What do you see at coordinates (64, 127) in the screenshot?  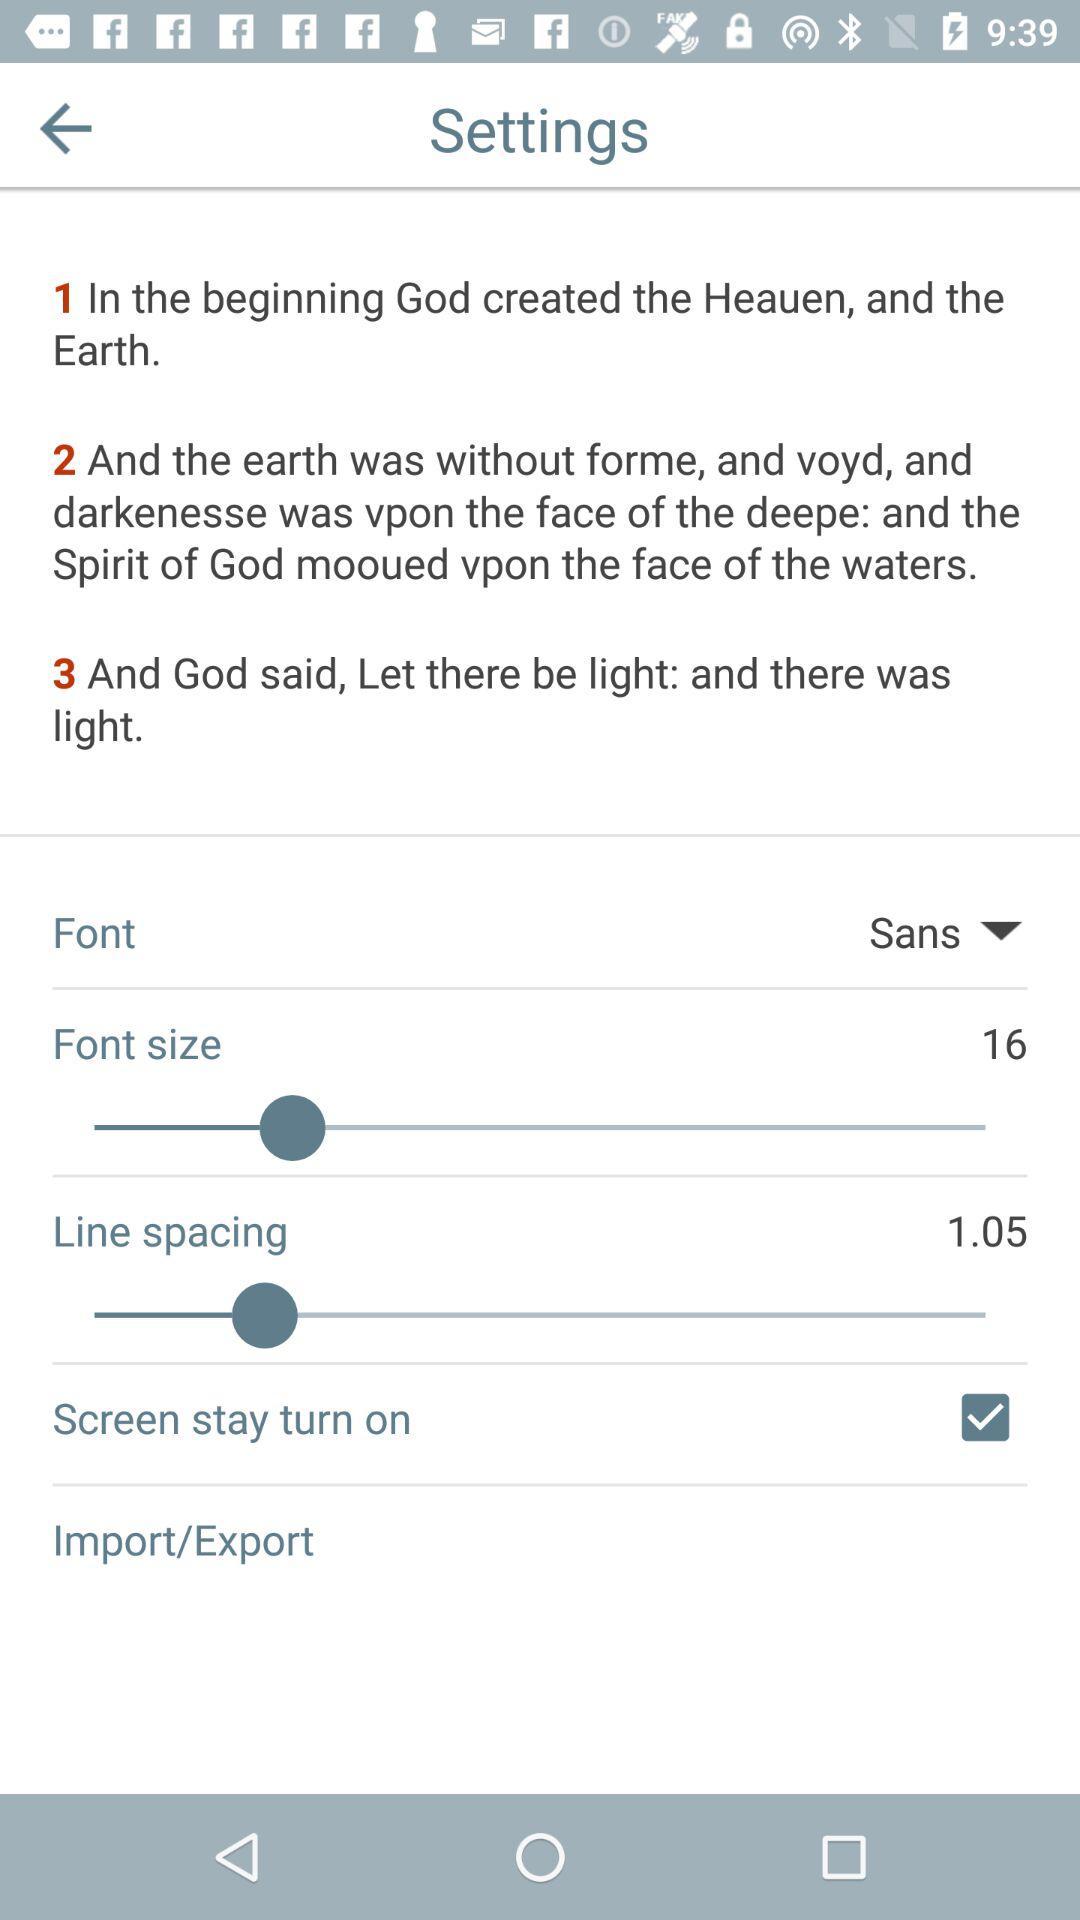 I see `the app above the 1 in the` at bounding box center [64, 127].